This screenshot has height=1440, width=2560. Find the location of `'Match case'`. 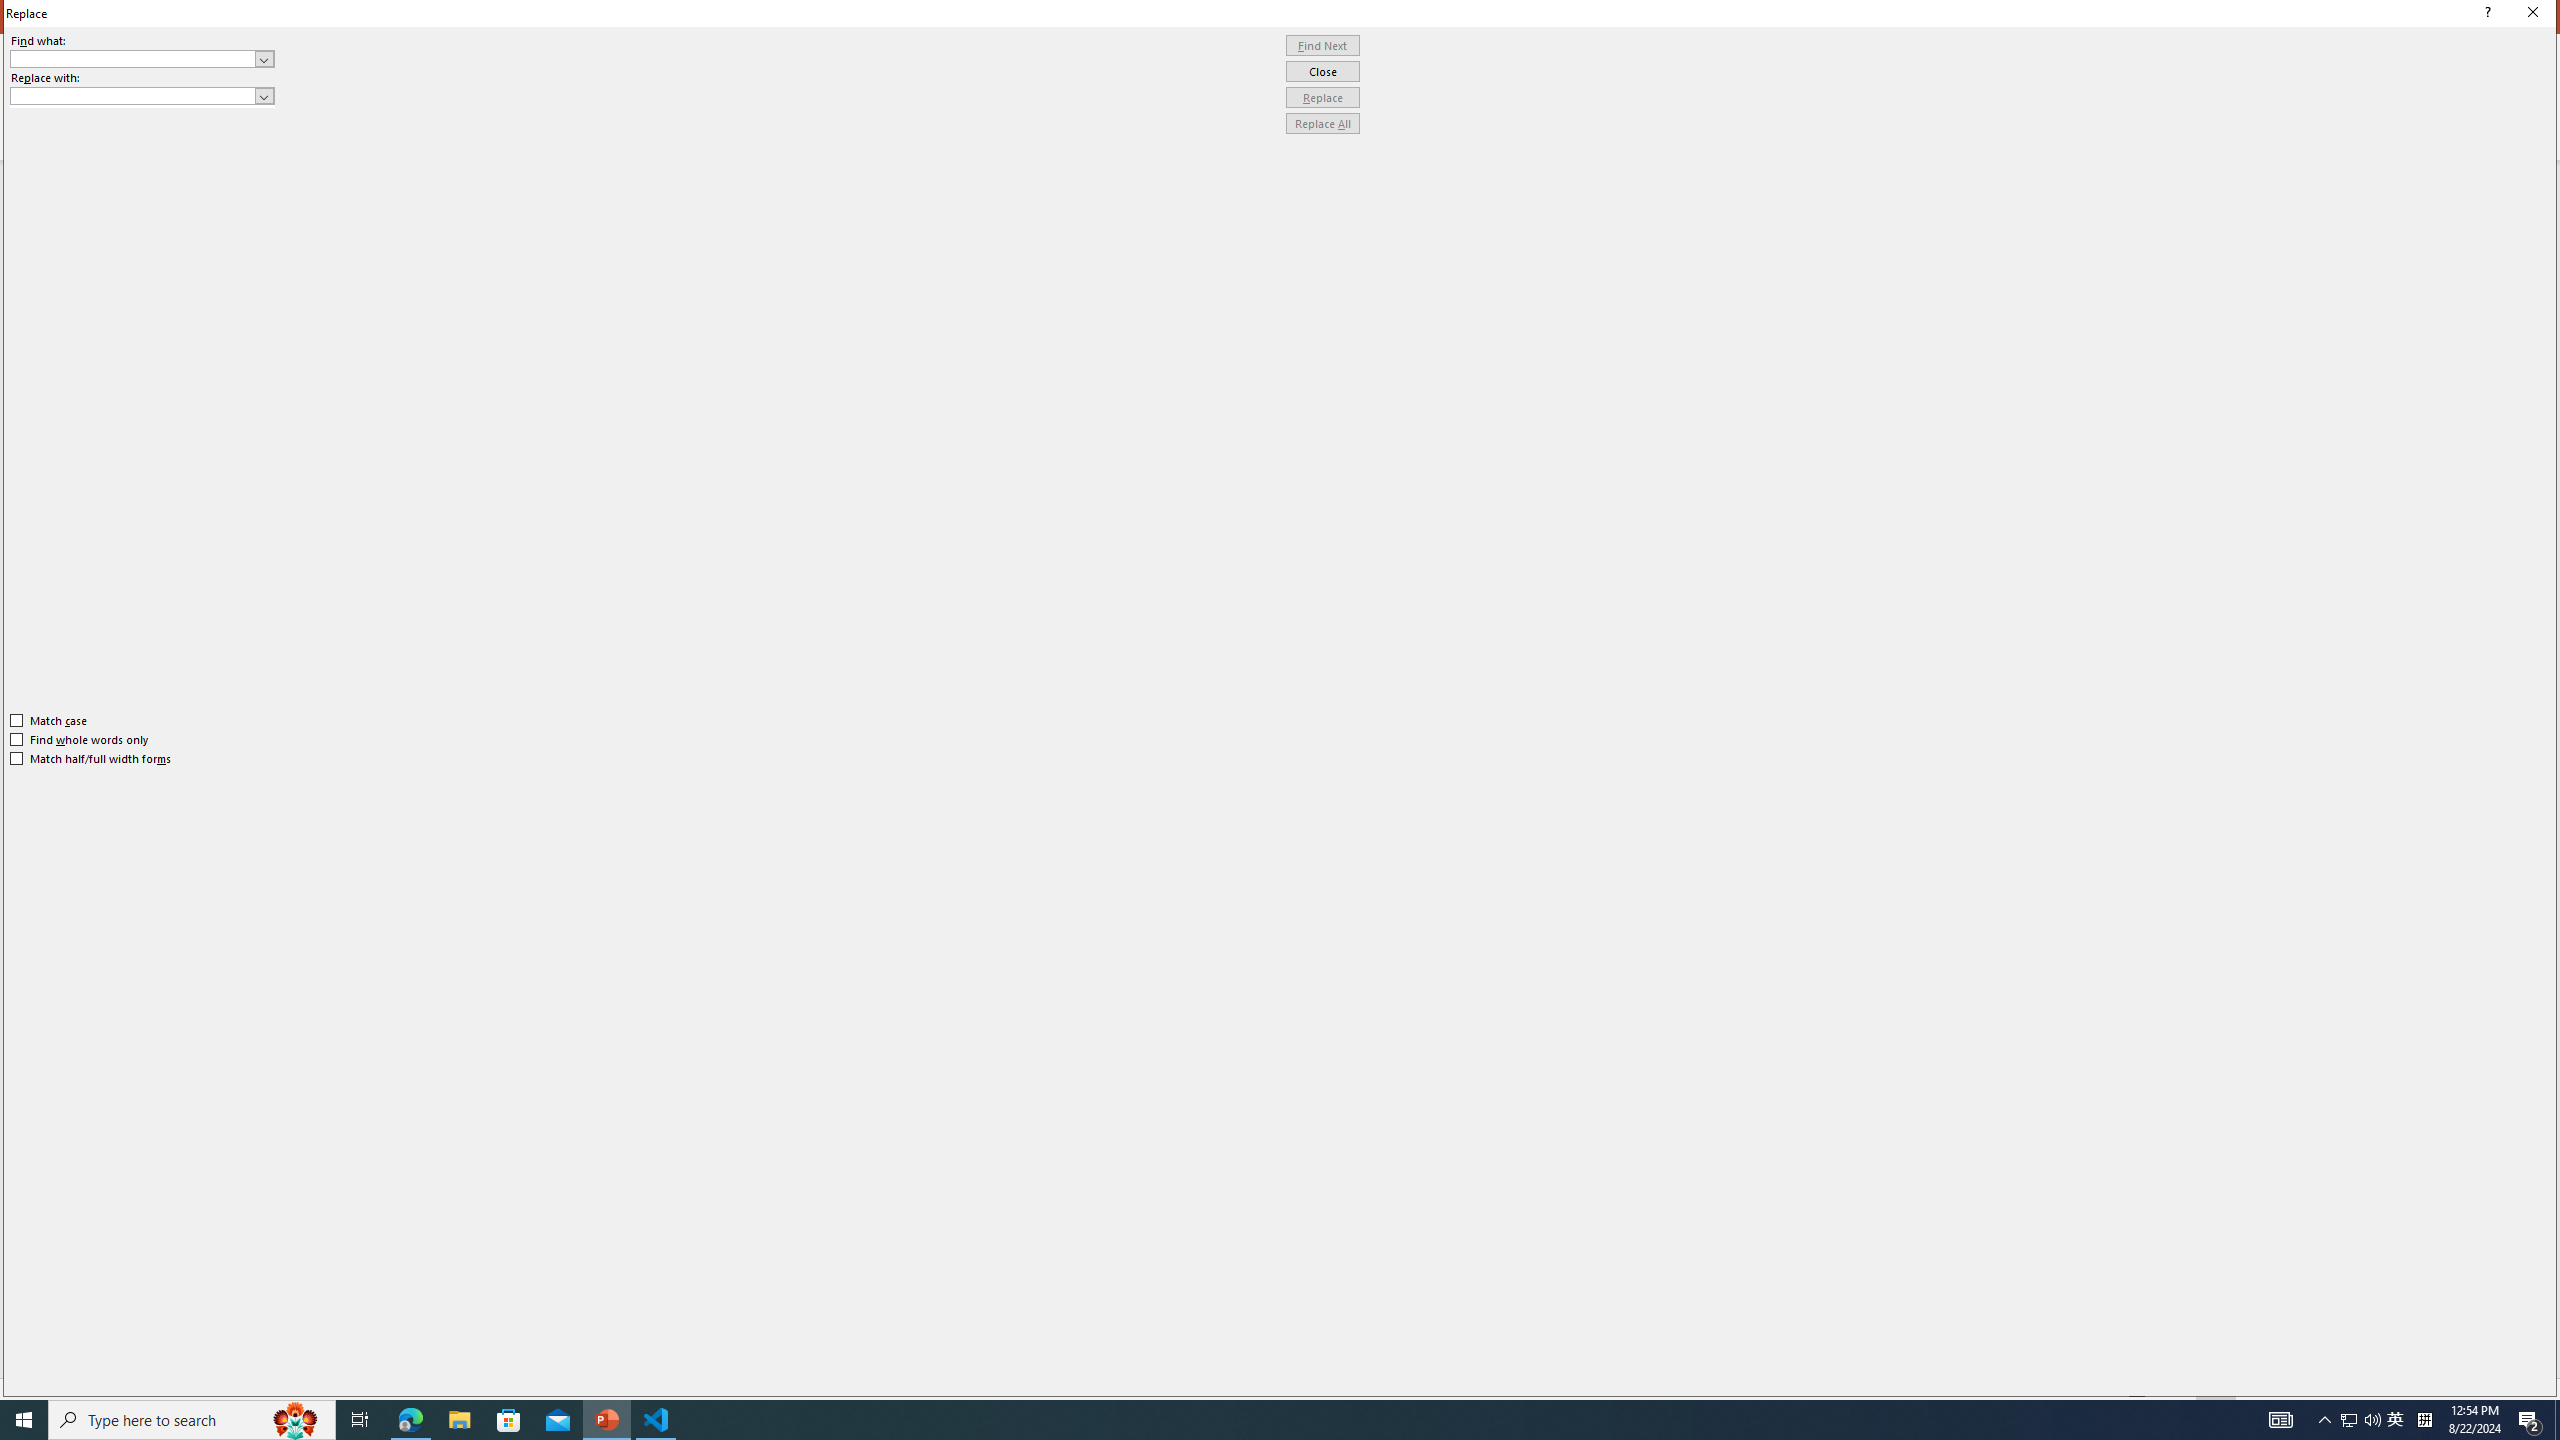

'Match case' is located at coordinates (48, 720).